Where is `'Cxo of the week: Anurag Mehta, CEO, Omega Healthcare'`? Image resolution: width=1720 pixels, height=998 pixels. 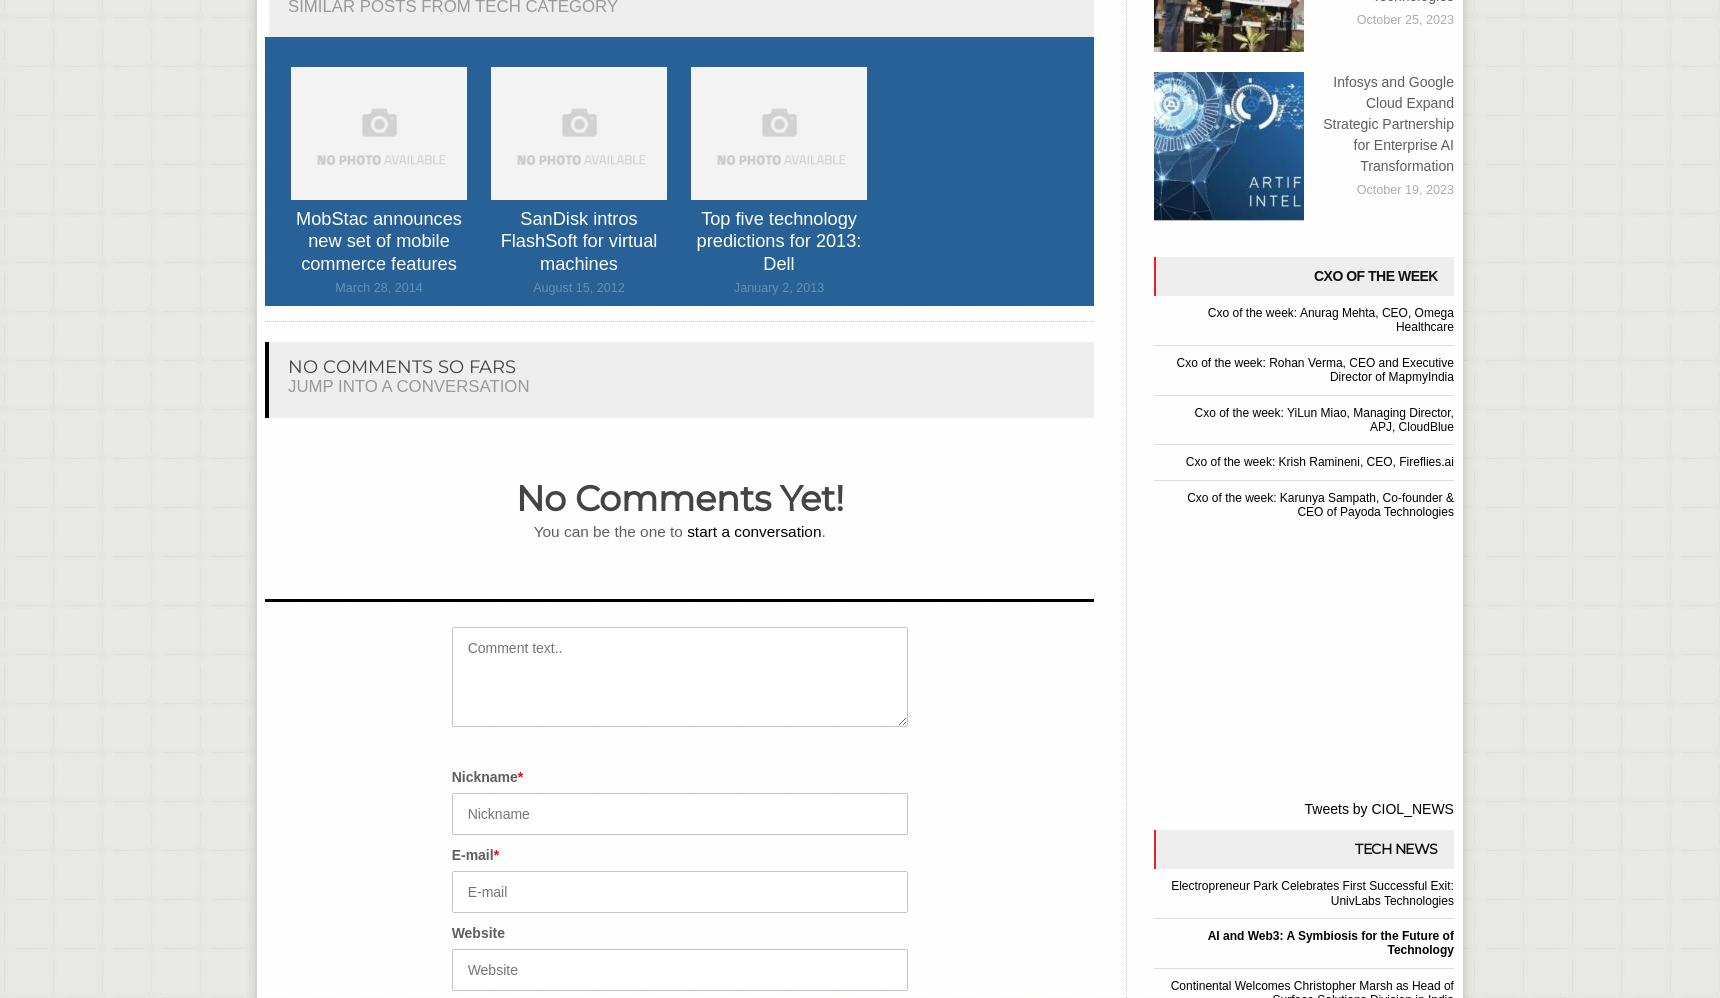 'Cxo of the week: Anurag Mehta, CEO, Omega Healthcare' is located at coordinates (1205, 319).